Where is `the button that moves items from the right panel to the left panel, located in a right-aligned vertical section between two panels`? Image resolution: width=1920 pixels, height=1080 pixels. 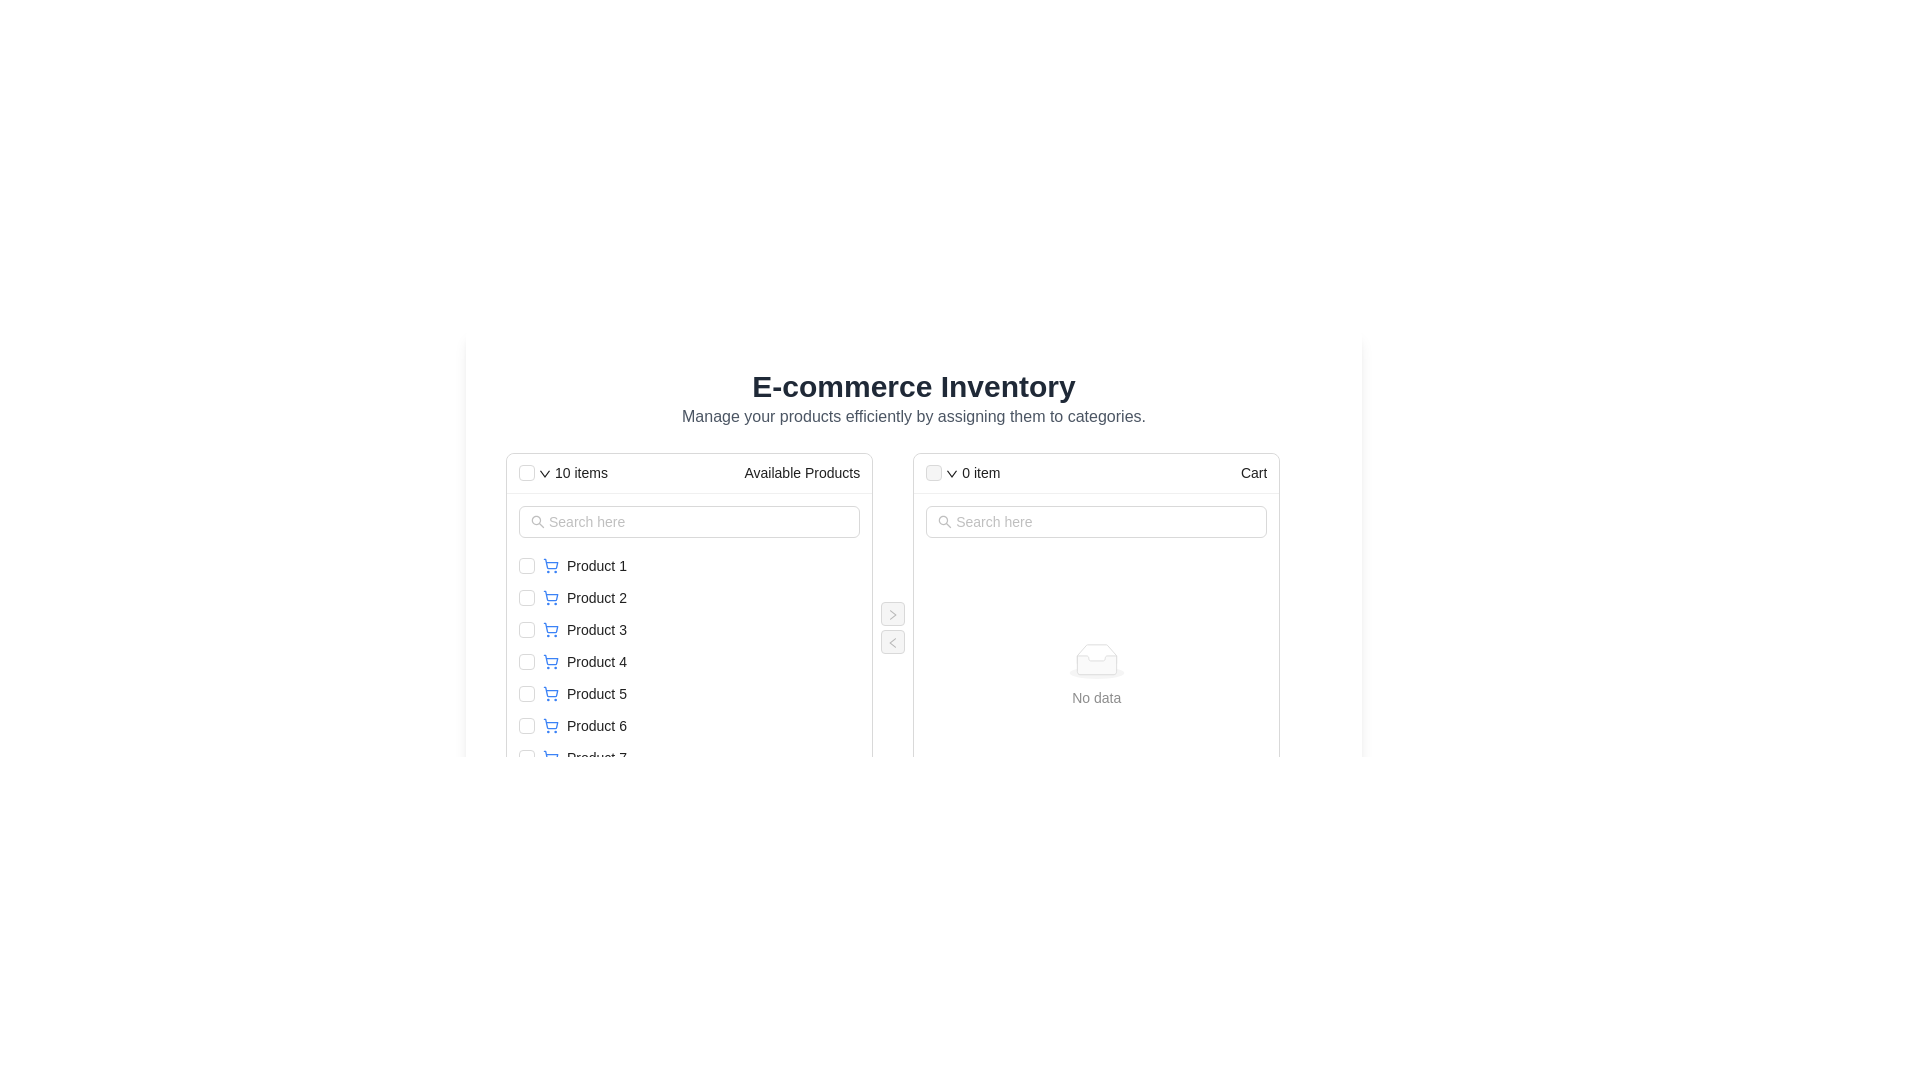
the button that moves items from the right panel to the left panel, located in a right-aligned vertical section between two panels is located at coordinates (892, 641).